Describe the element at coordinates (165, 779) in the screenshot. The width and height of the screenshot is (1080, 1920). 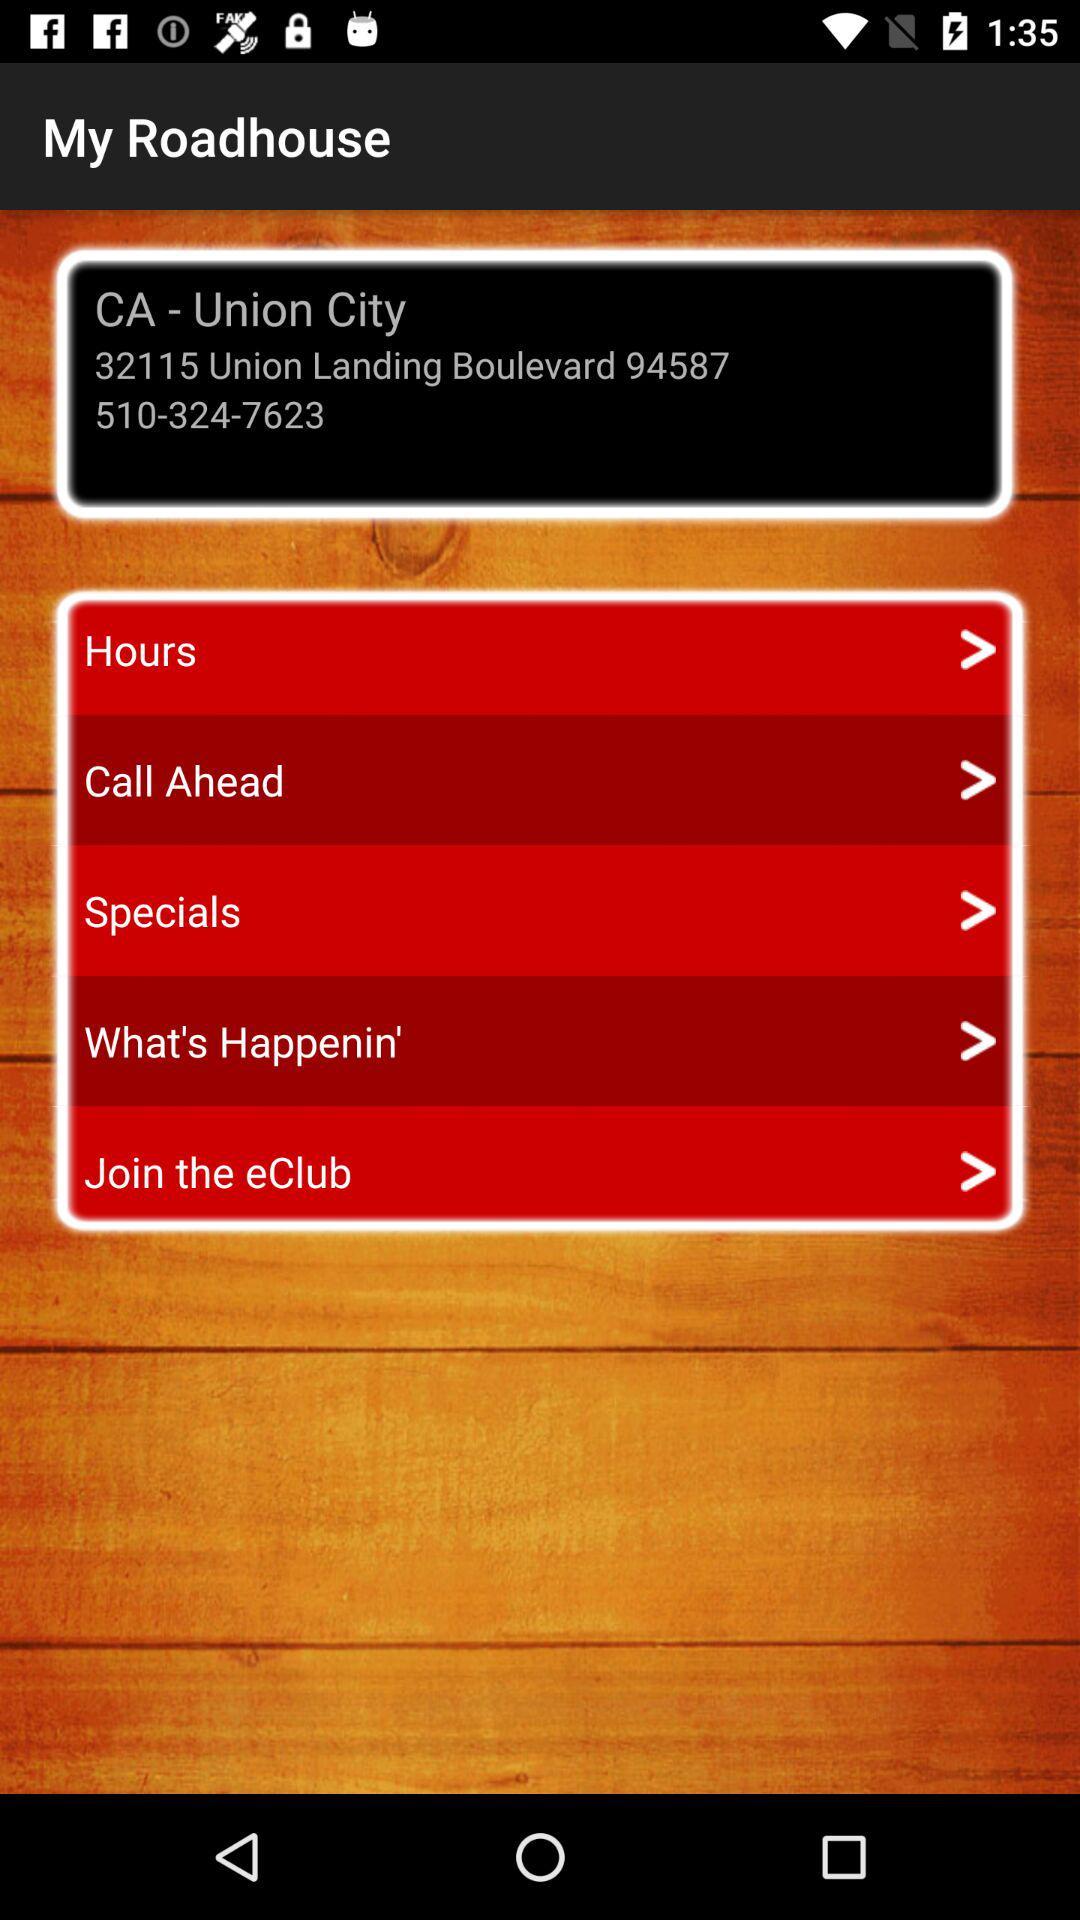
I see `the call ahead` at that location.